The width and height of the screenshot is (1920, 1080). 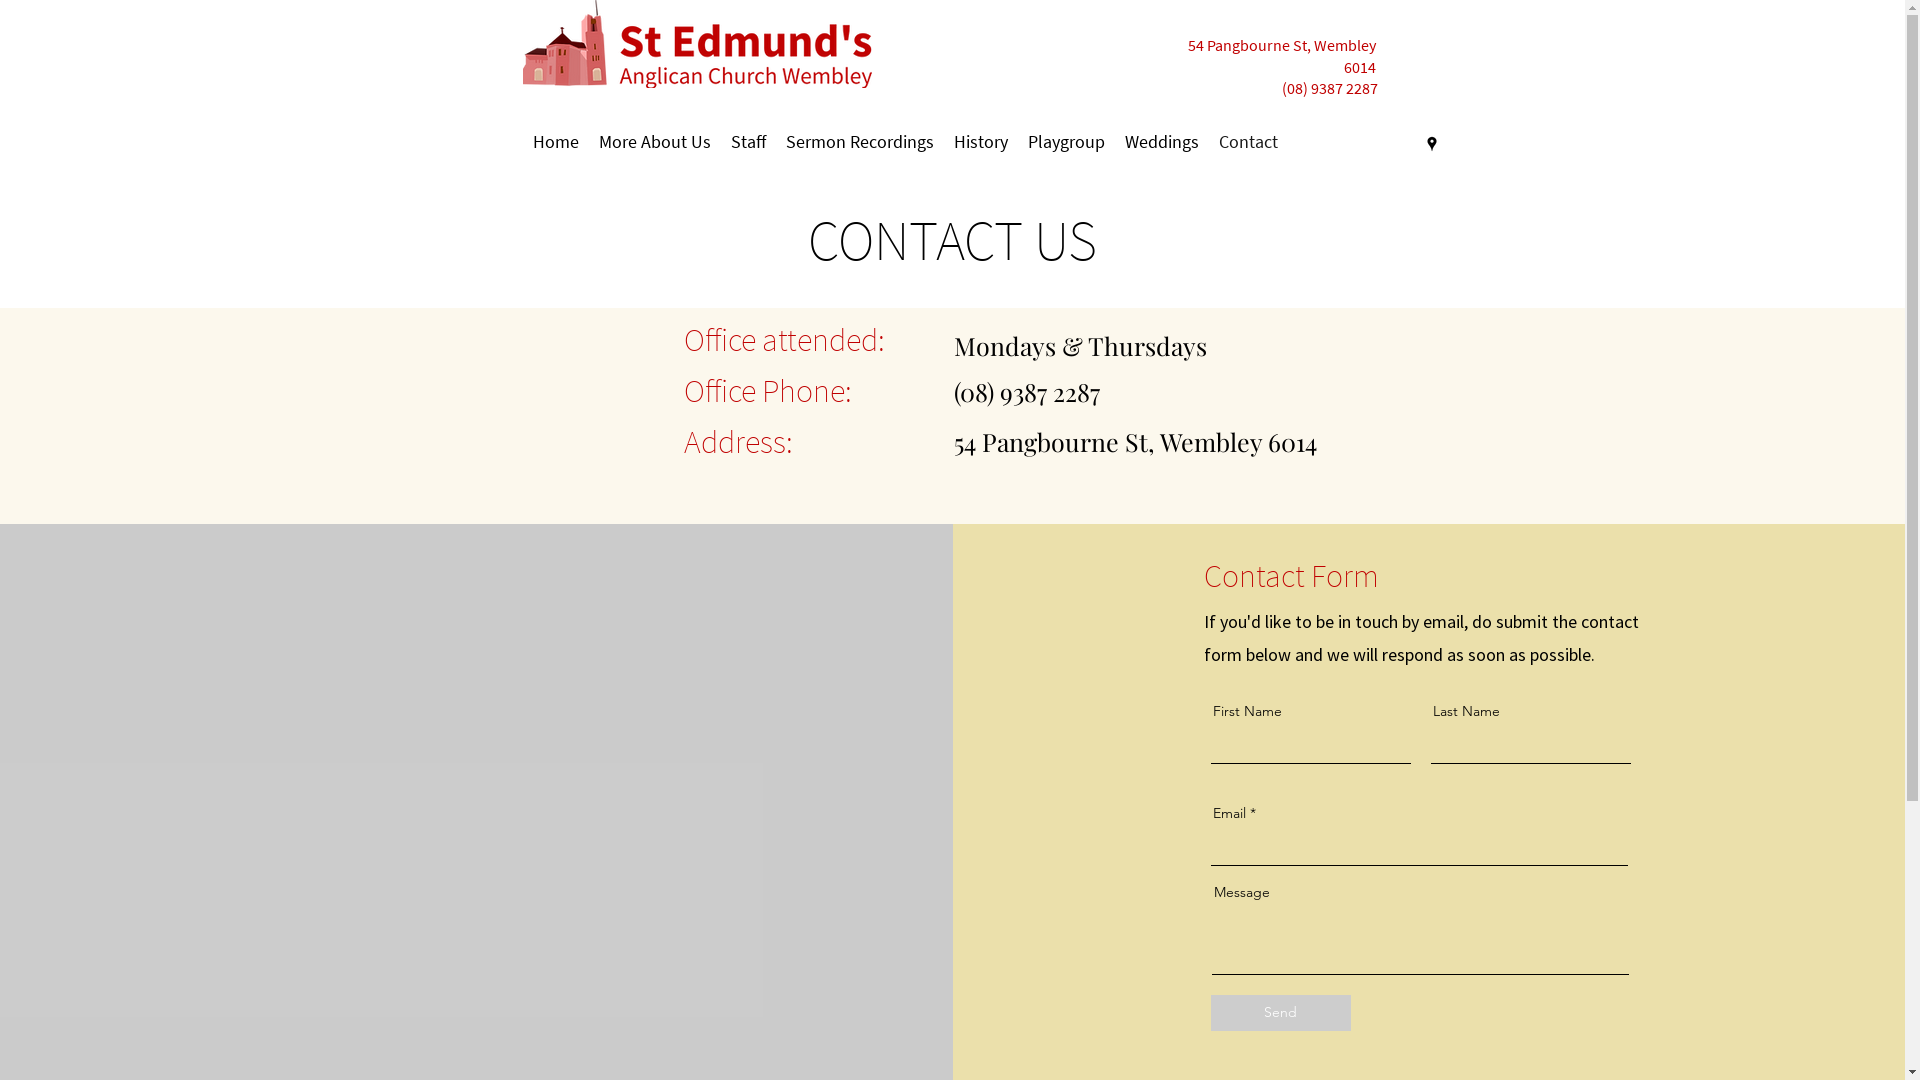 I want to click on 'Staff', so click(x=746, y=141).